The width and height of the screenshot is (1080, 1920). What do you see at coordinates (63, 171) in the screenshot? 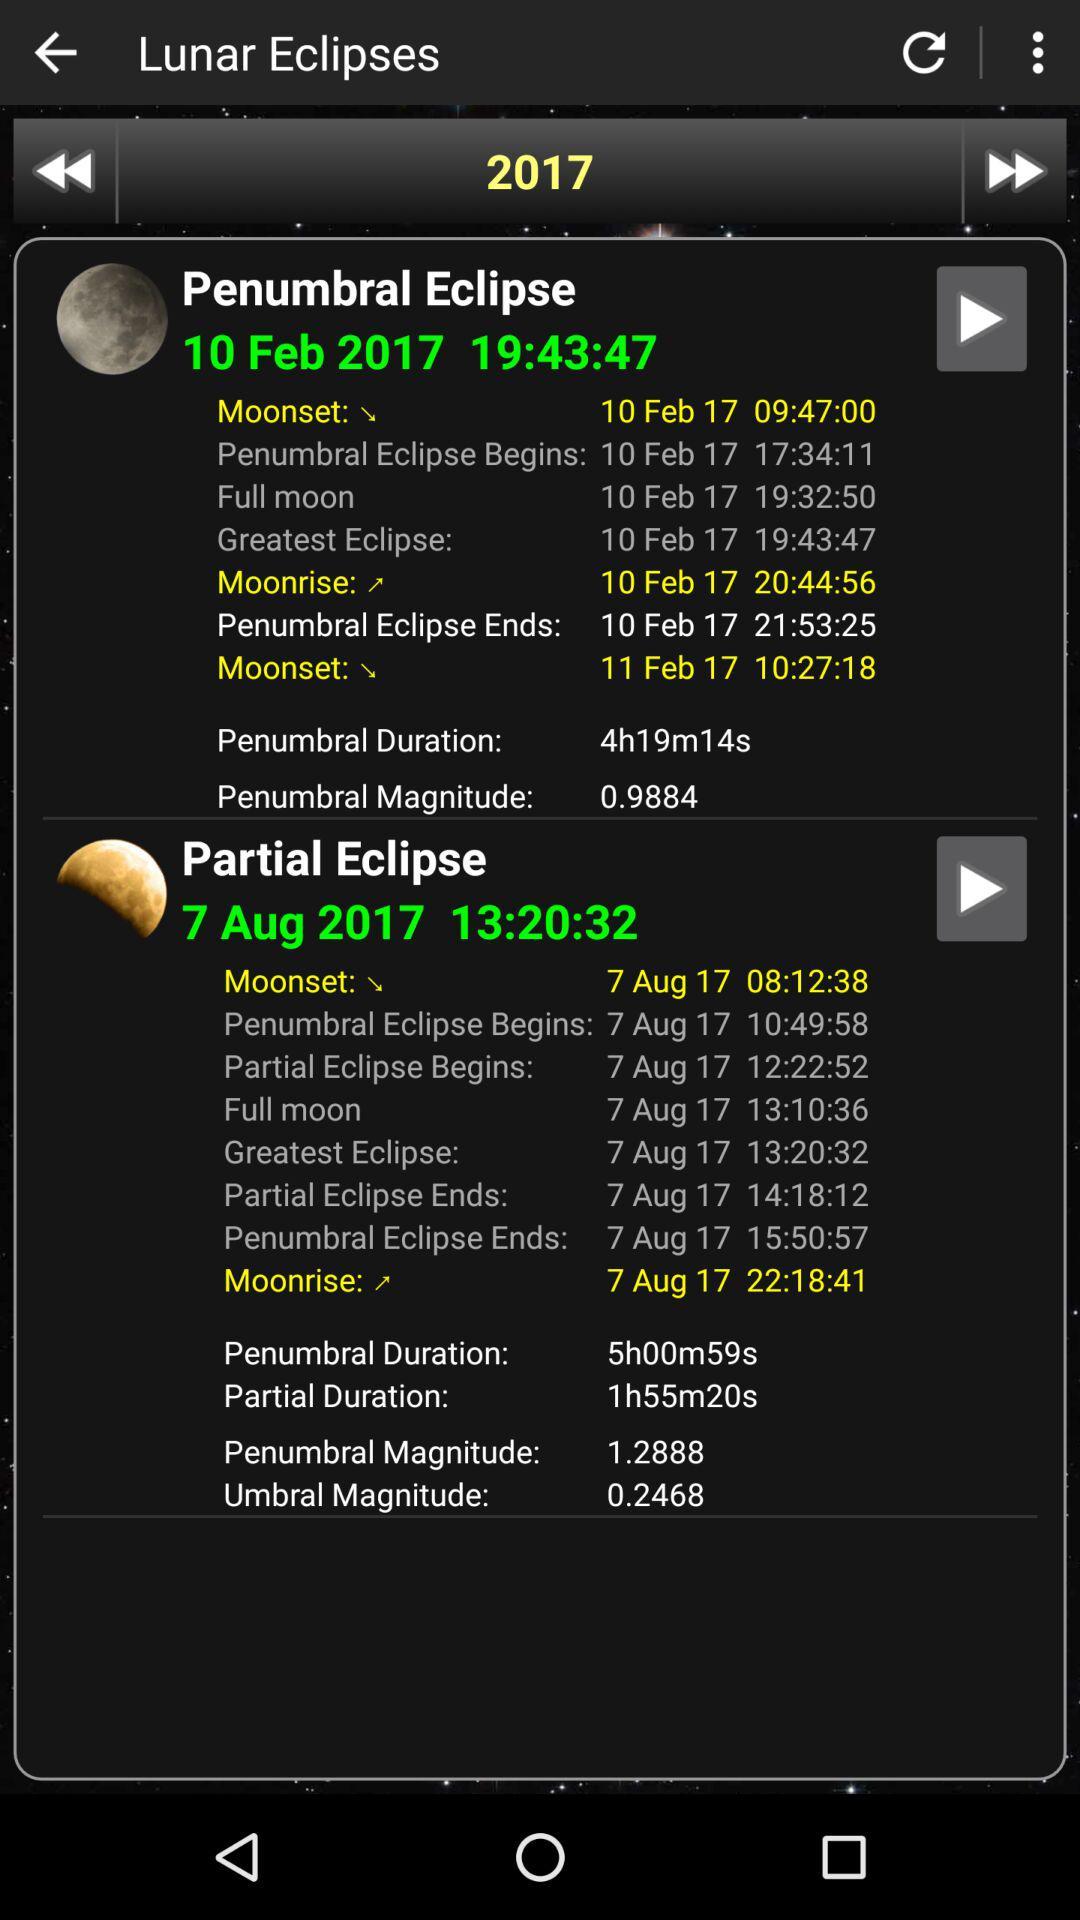
I see `go back` at bounding box center [63, 171].